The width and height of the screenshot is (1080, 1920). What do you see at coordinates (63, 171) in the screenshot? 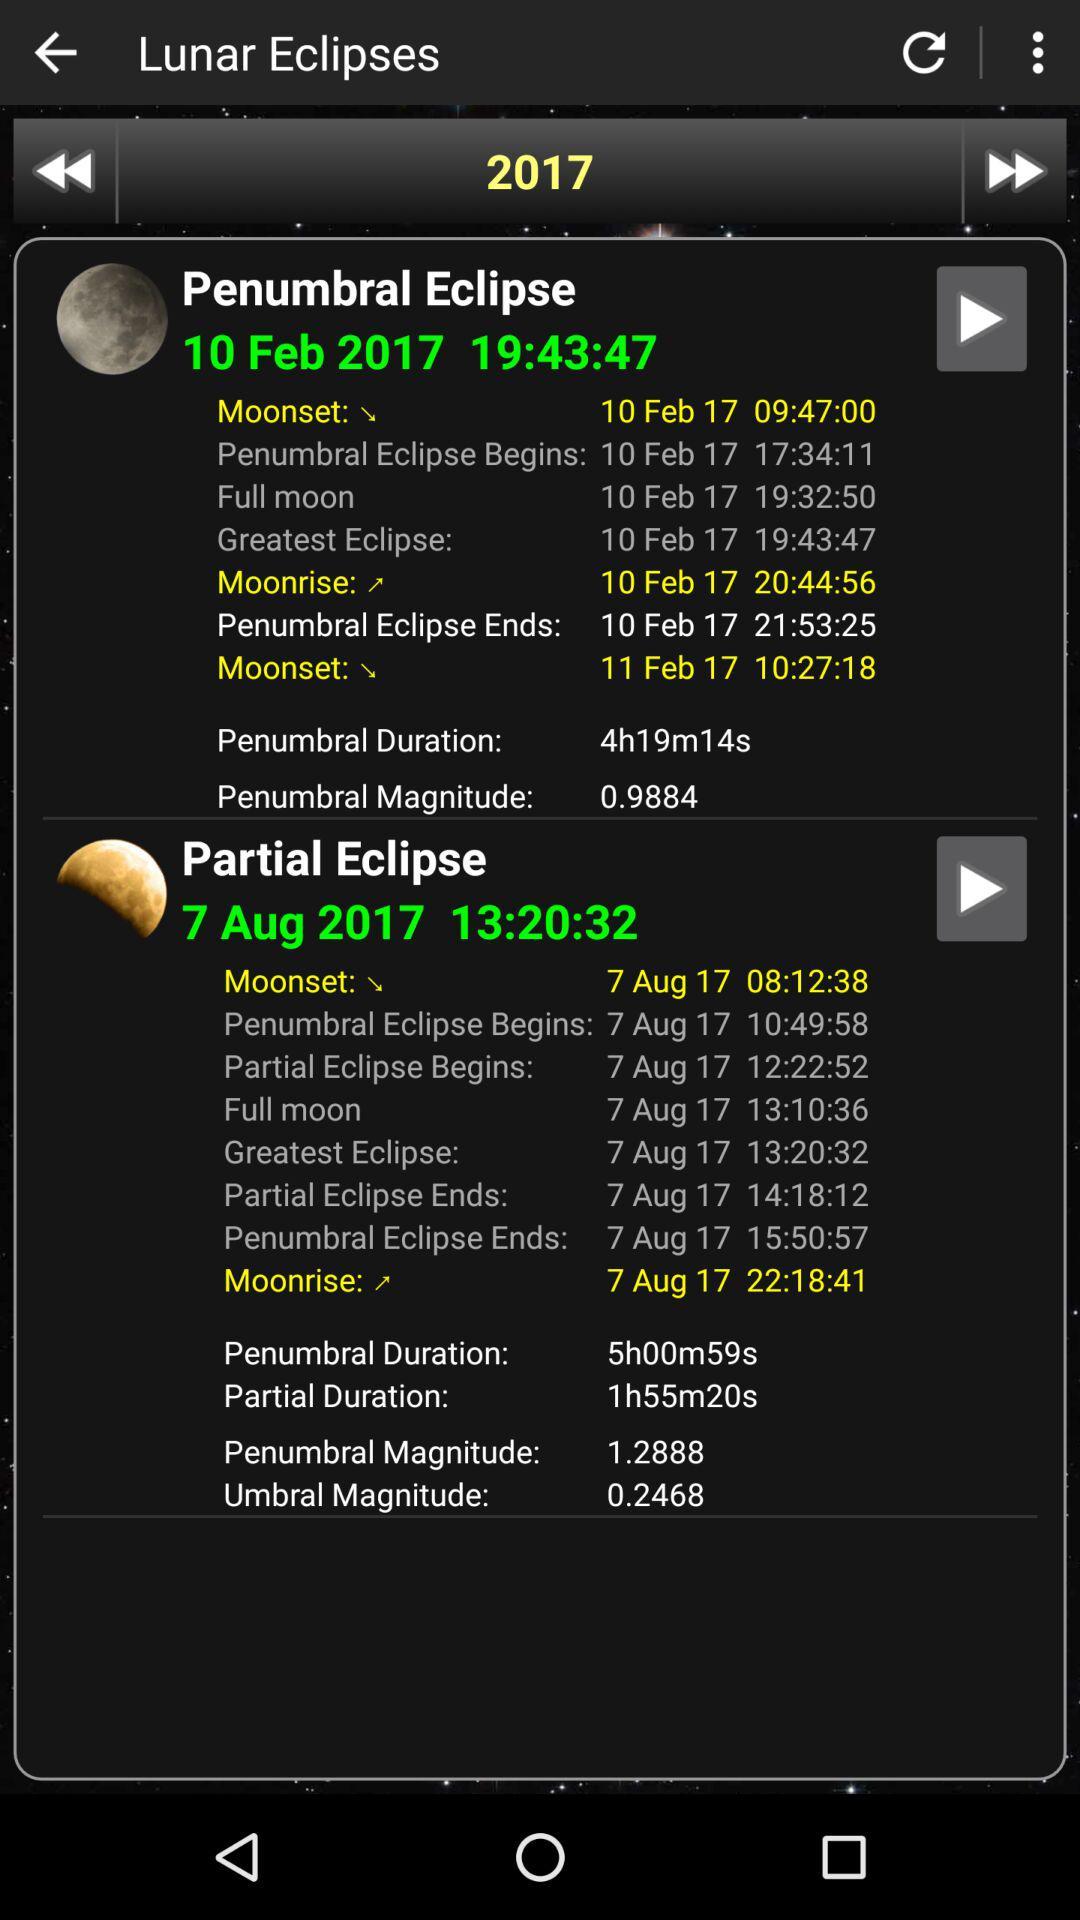
I see `go back` at bounding box center [63, 171].